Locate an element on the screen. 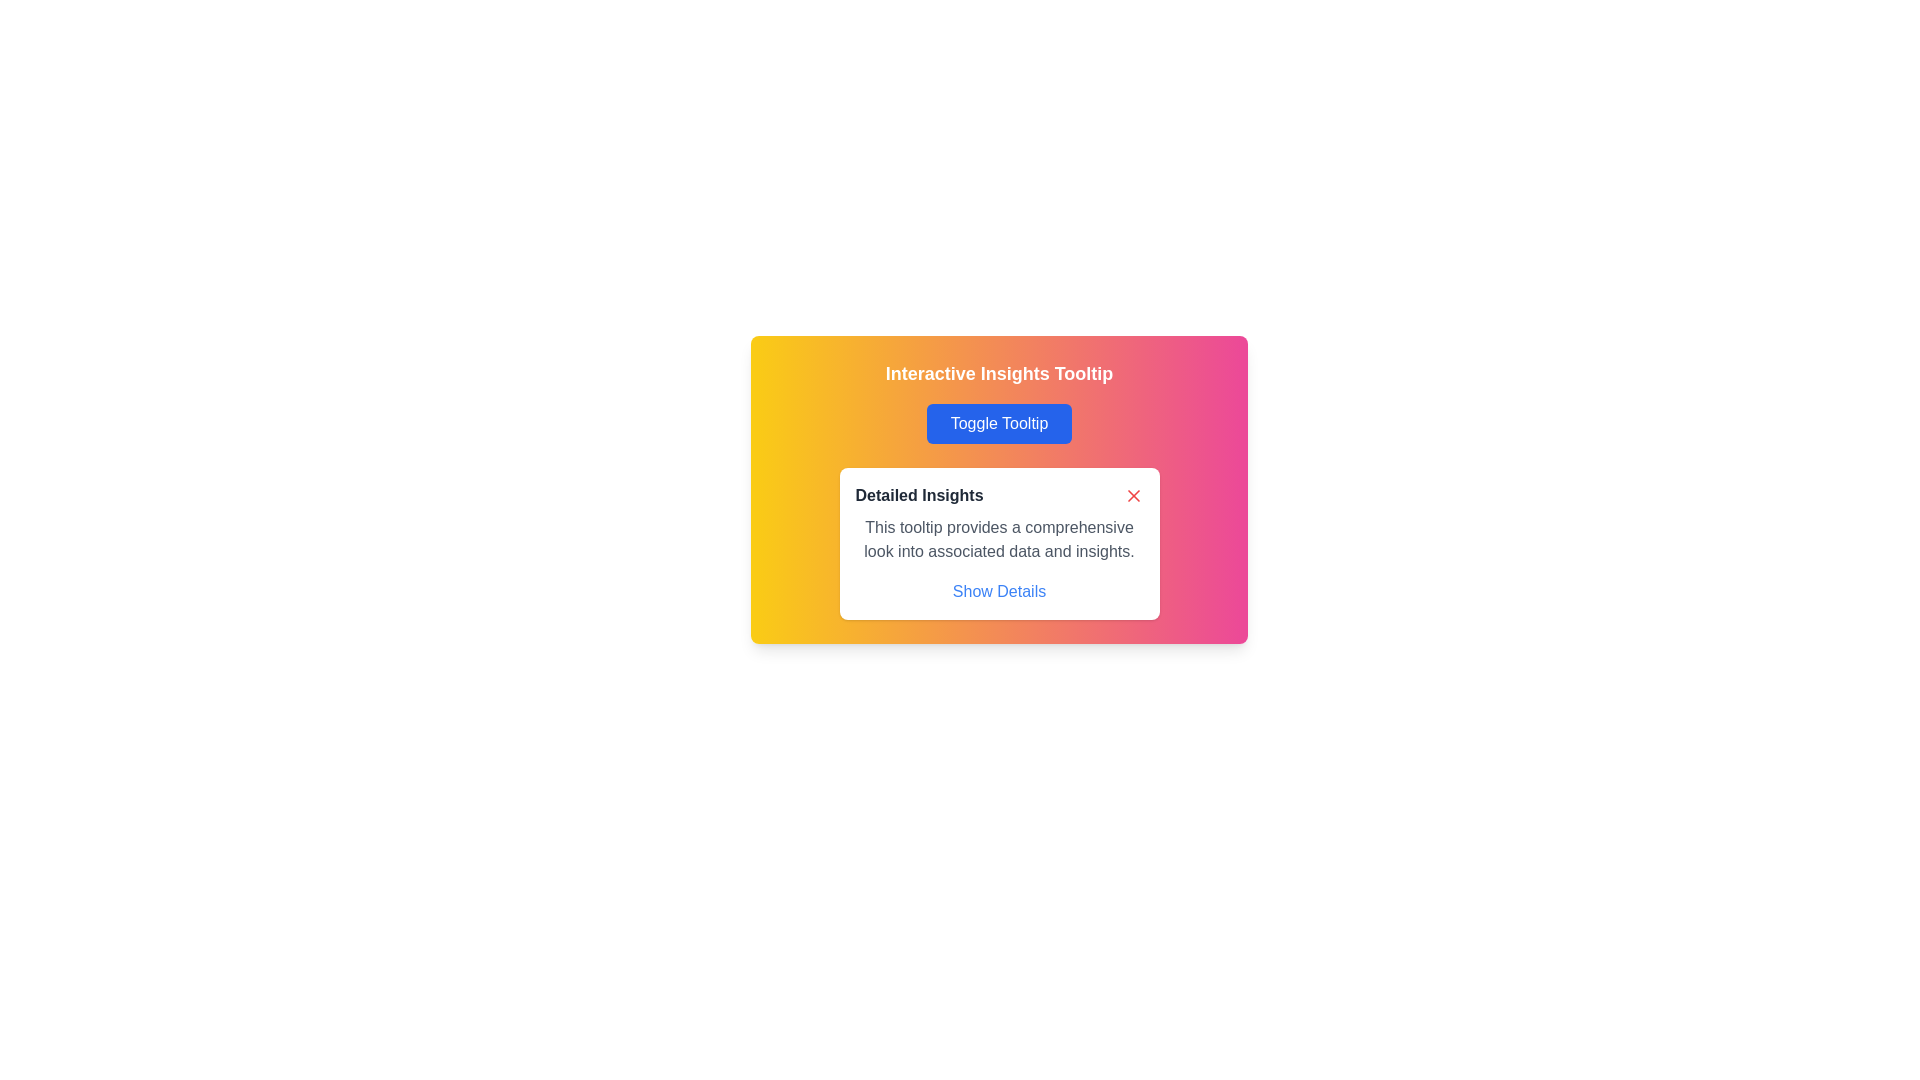  the red 'X' icon in the top-right corner of the 'Detailed Insights' panel is located at coordinates (1133, 495).